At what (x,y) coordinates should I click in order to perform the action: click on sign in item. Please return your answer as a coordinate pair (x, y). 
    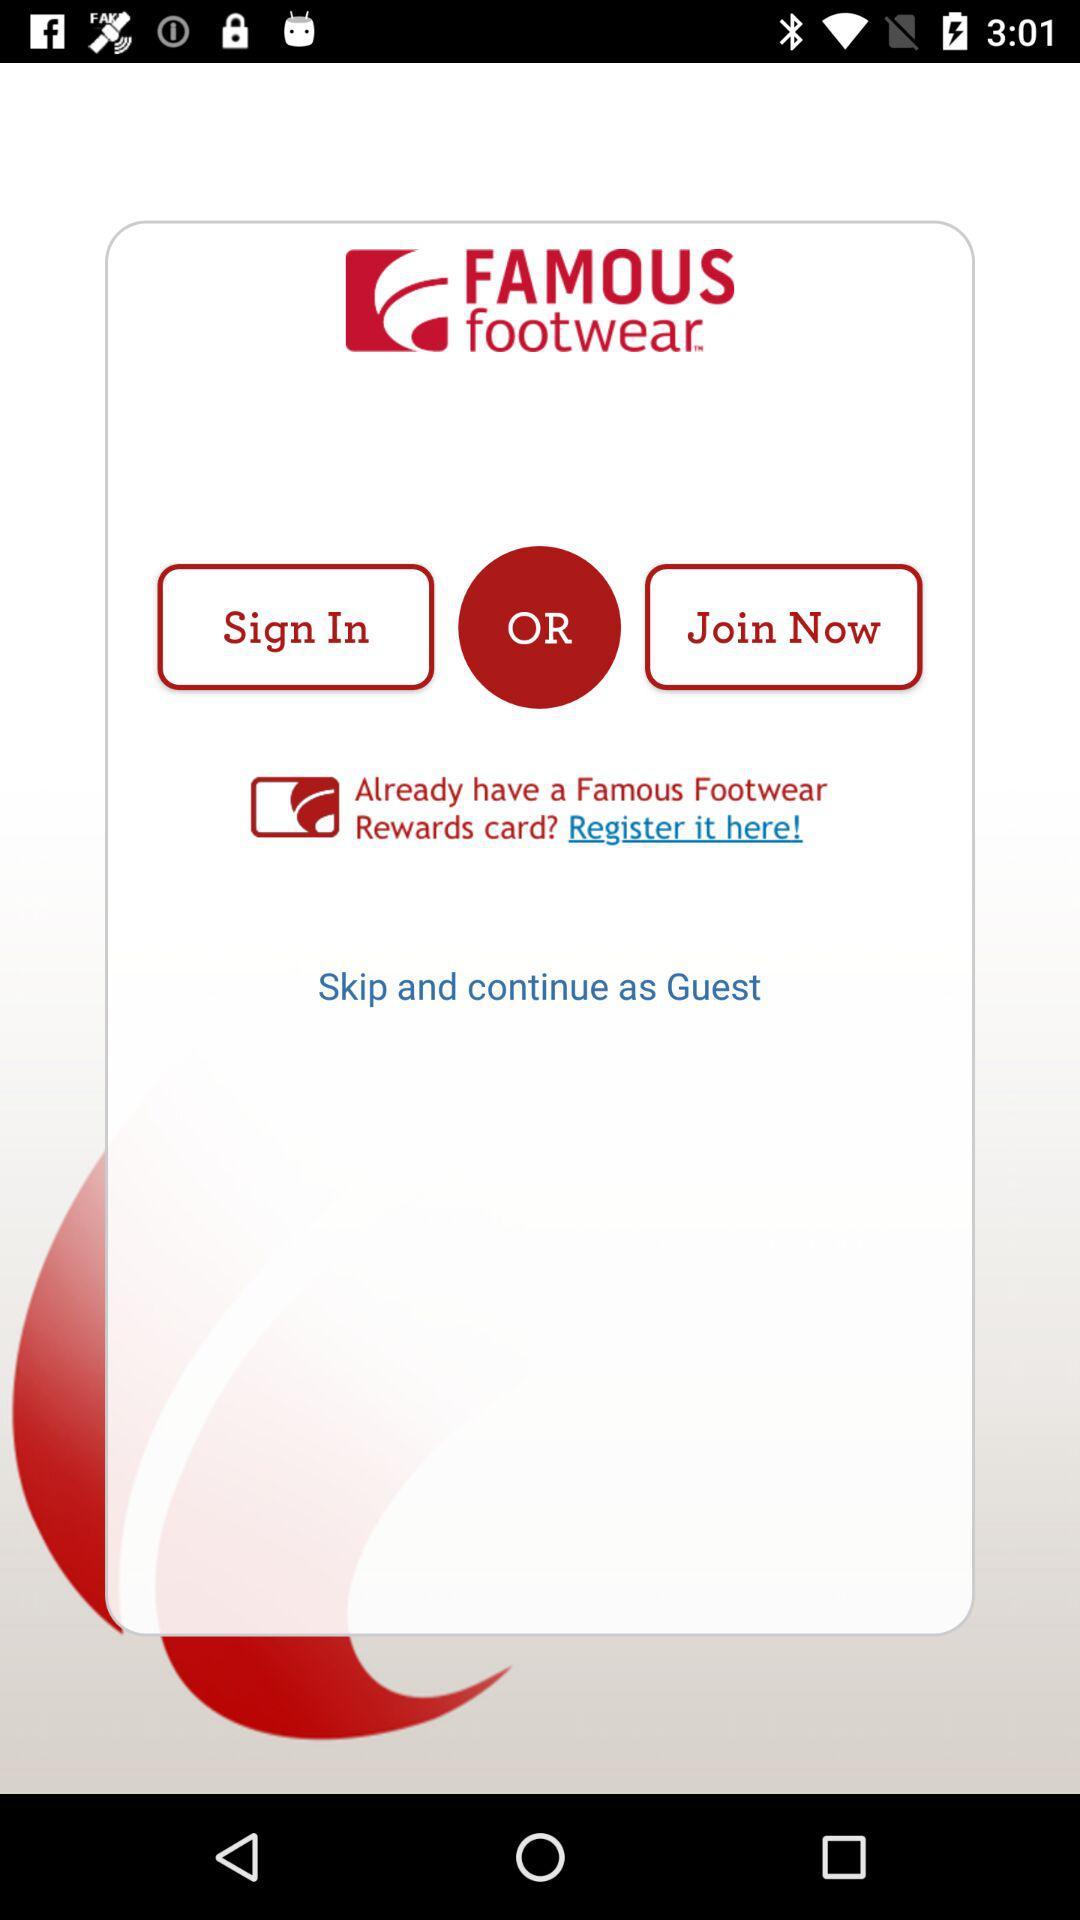
    Looking at the image, I should click on (295, 626).